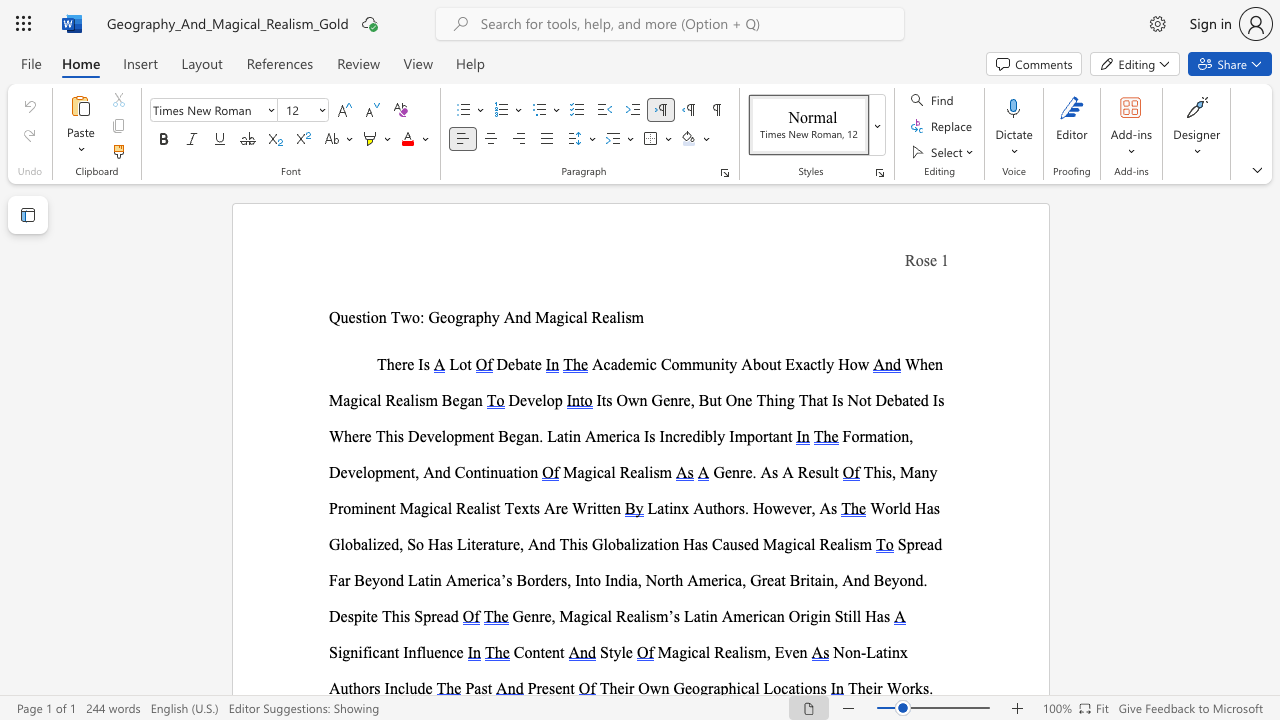  I want to click on the subset text "nity About Exactly How" within the text "Academic Community About Exactly How", so click(712, 364).